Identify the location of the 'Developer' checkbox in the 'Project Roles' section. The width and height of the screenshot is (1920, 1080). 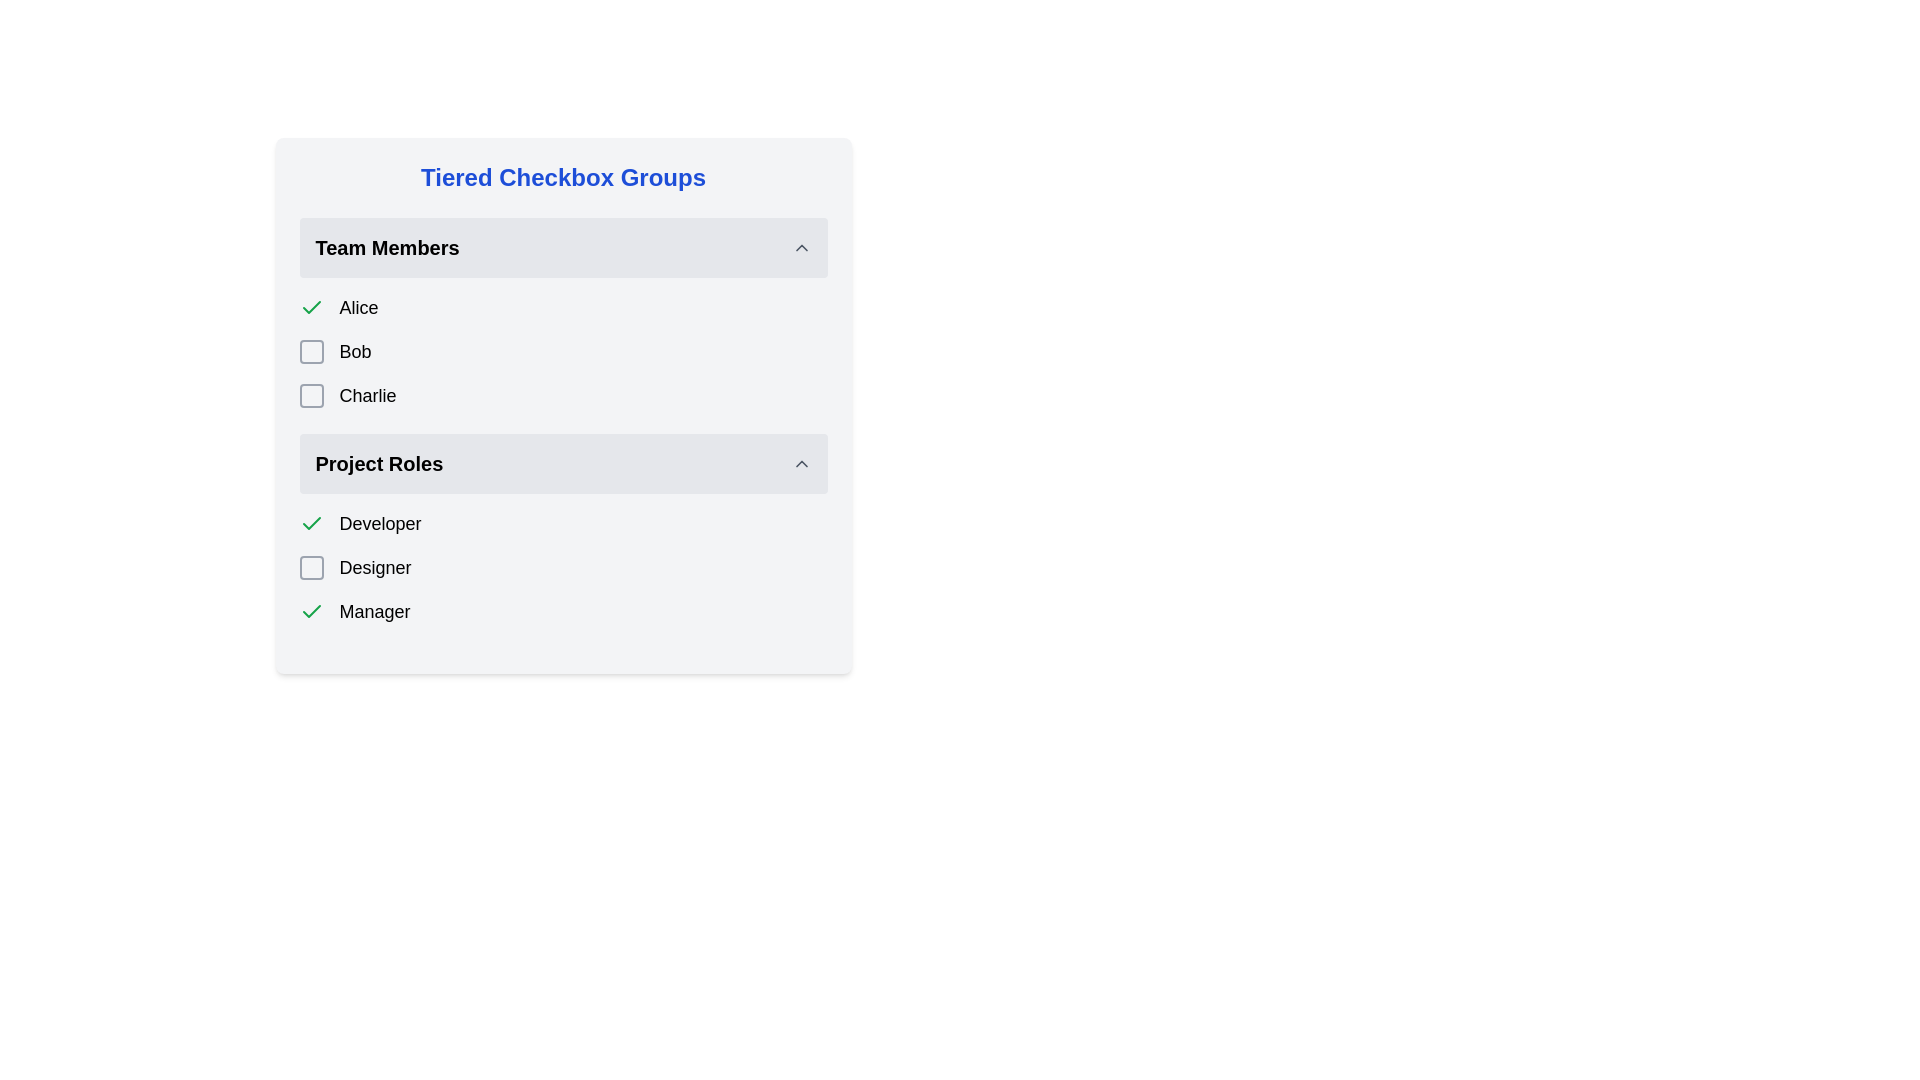
(562, 523).